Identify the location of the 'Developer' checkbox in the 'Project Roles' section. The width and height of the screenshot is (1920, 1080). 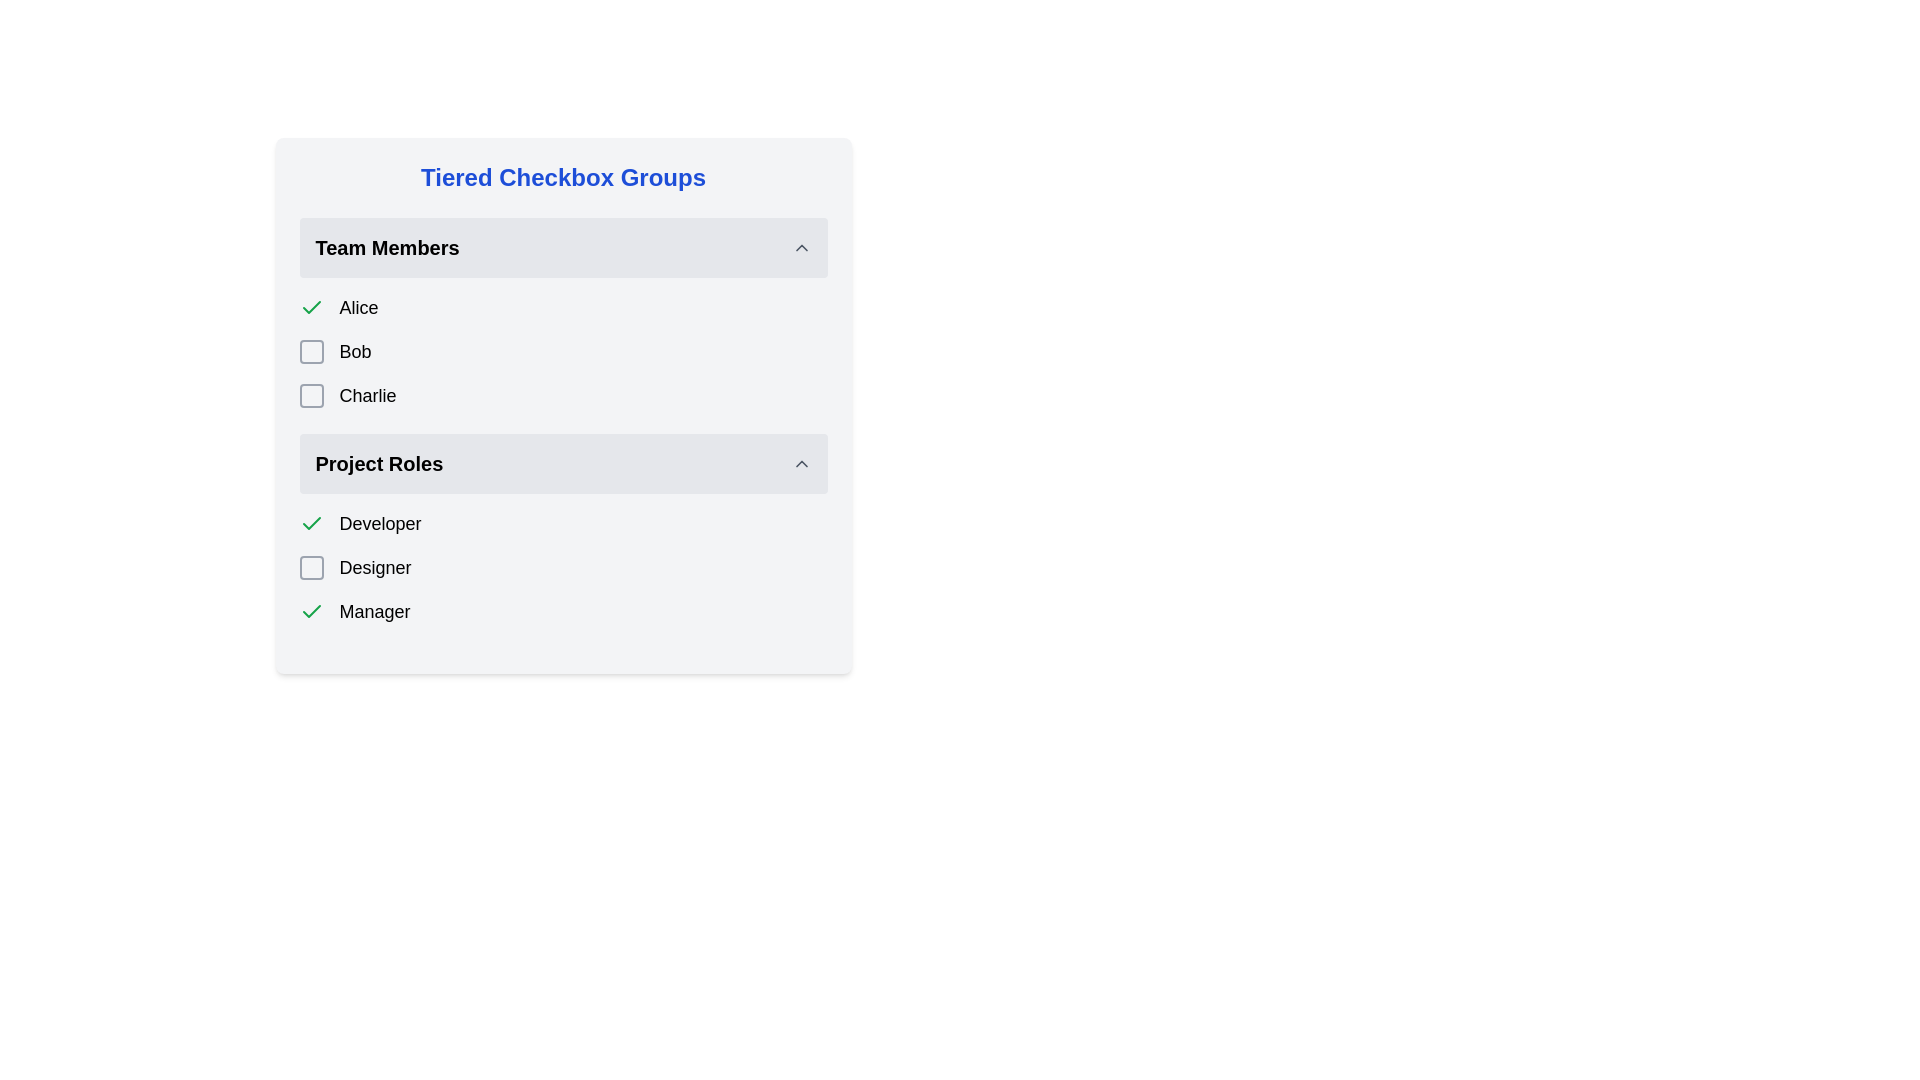
(562, 523).